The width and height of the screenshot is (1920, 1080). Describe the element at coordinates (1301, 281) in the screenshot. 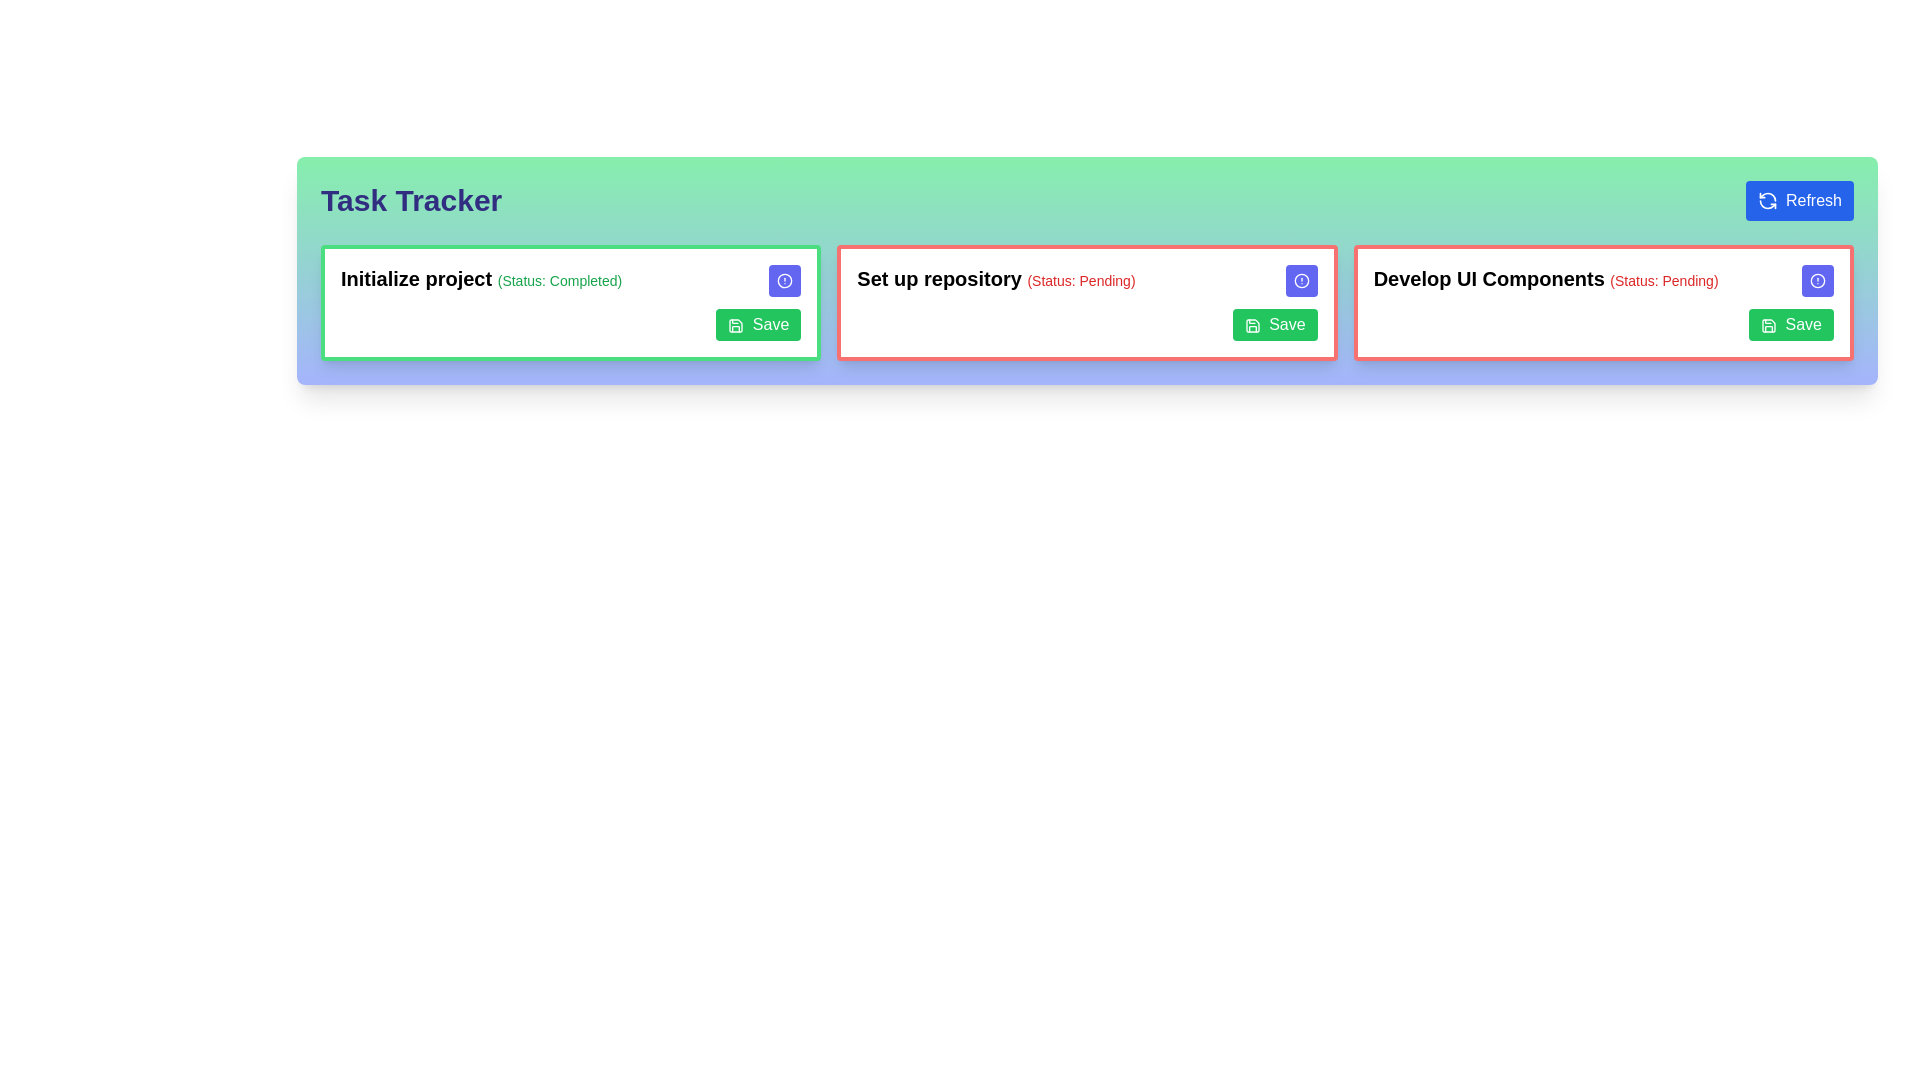

I see `the icon button with an alert symbol, which is a circular button with a blue background and a white border, located at the far-right corner of the 'Set up repository' task card` at that location.